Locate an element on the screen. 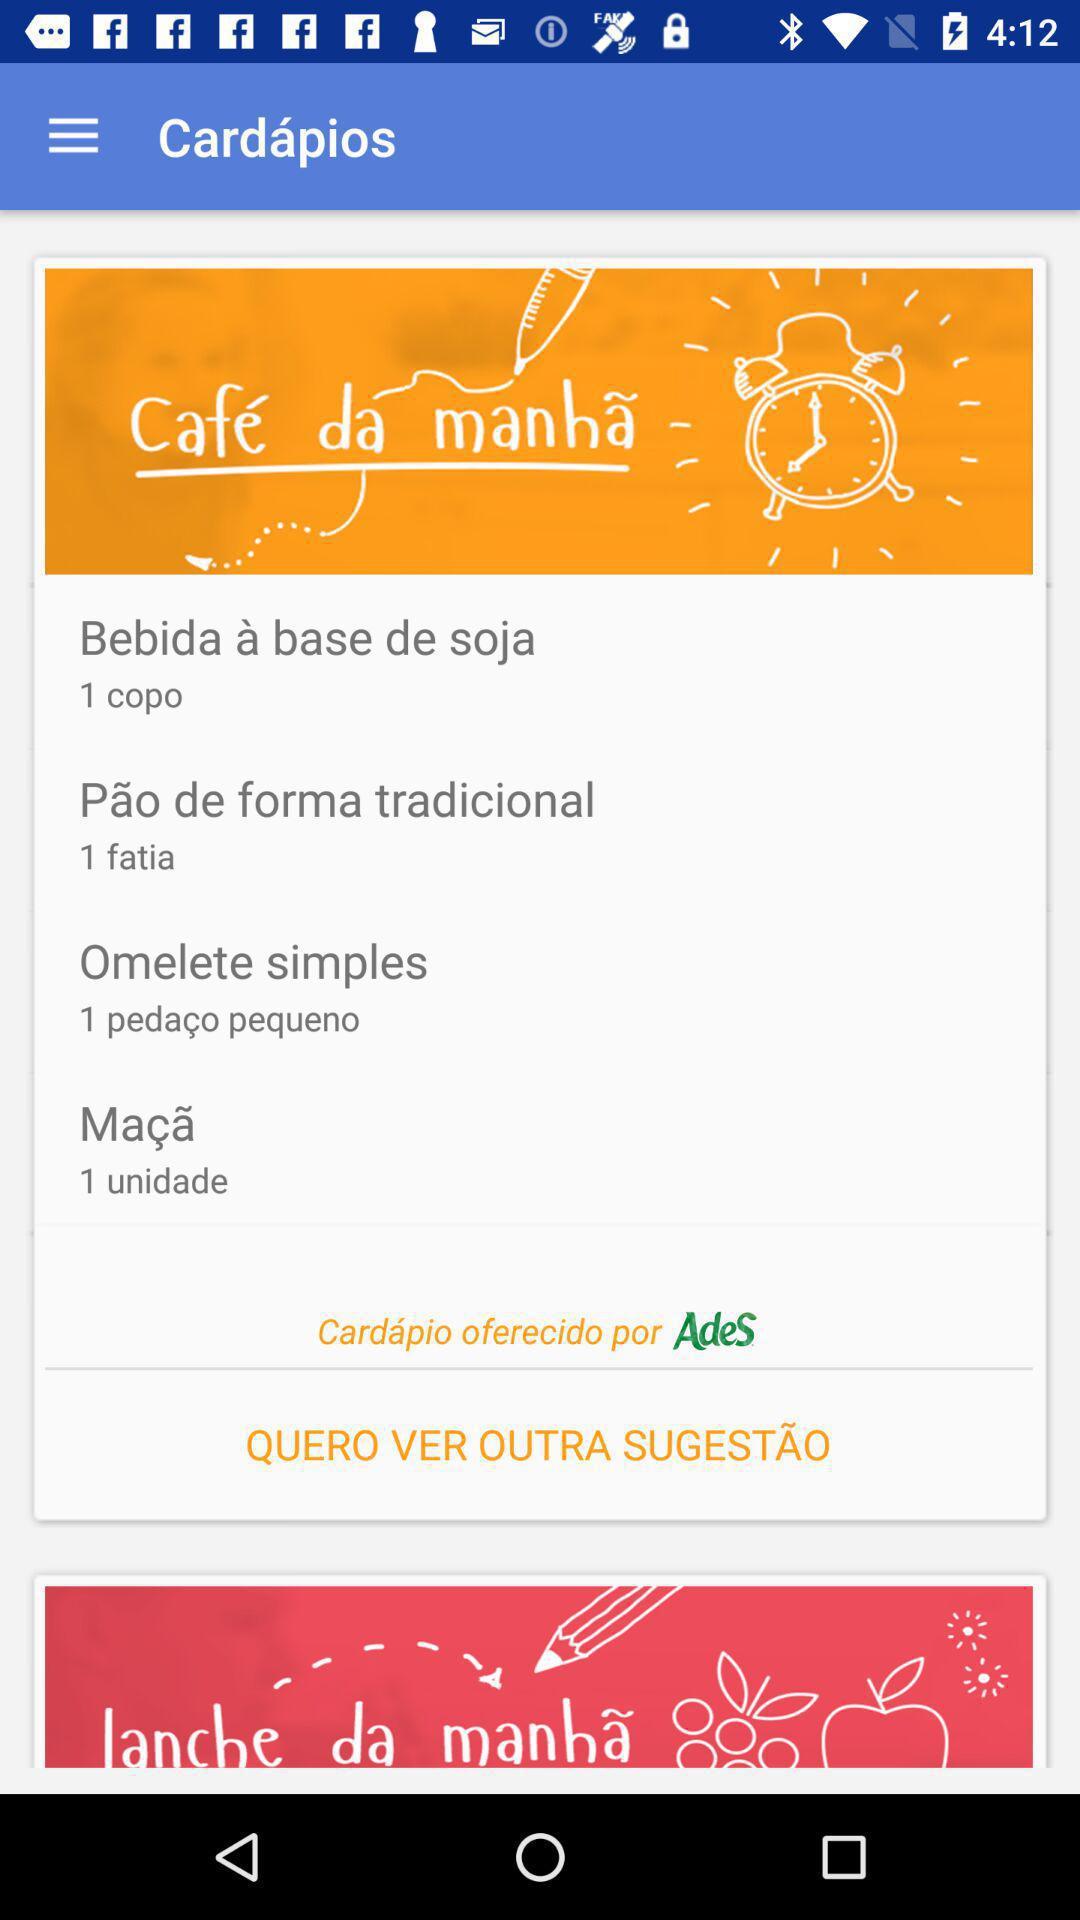 This screenshot has width=1080, height=1920. the quero ver outra icon is located at coordinates (537, 1437).